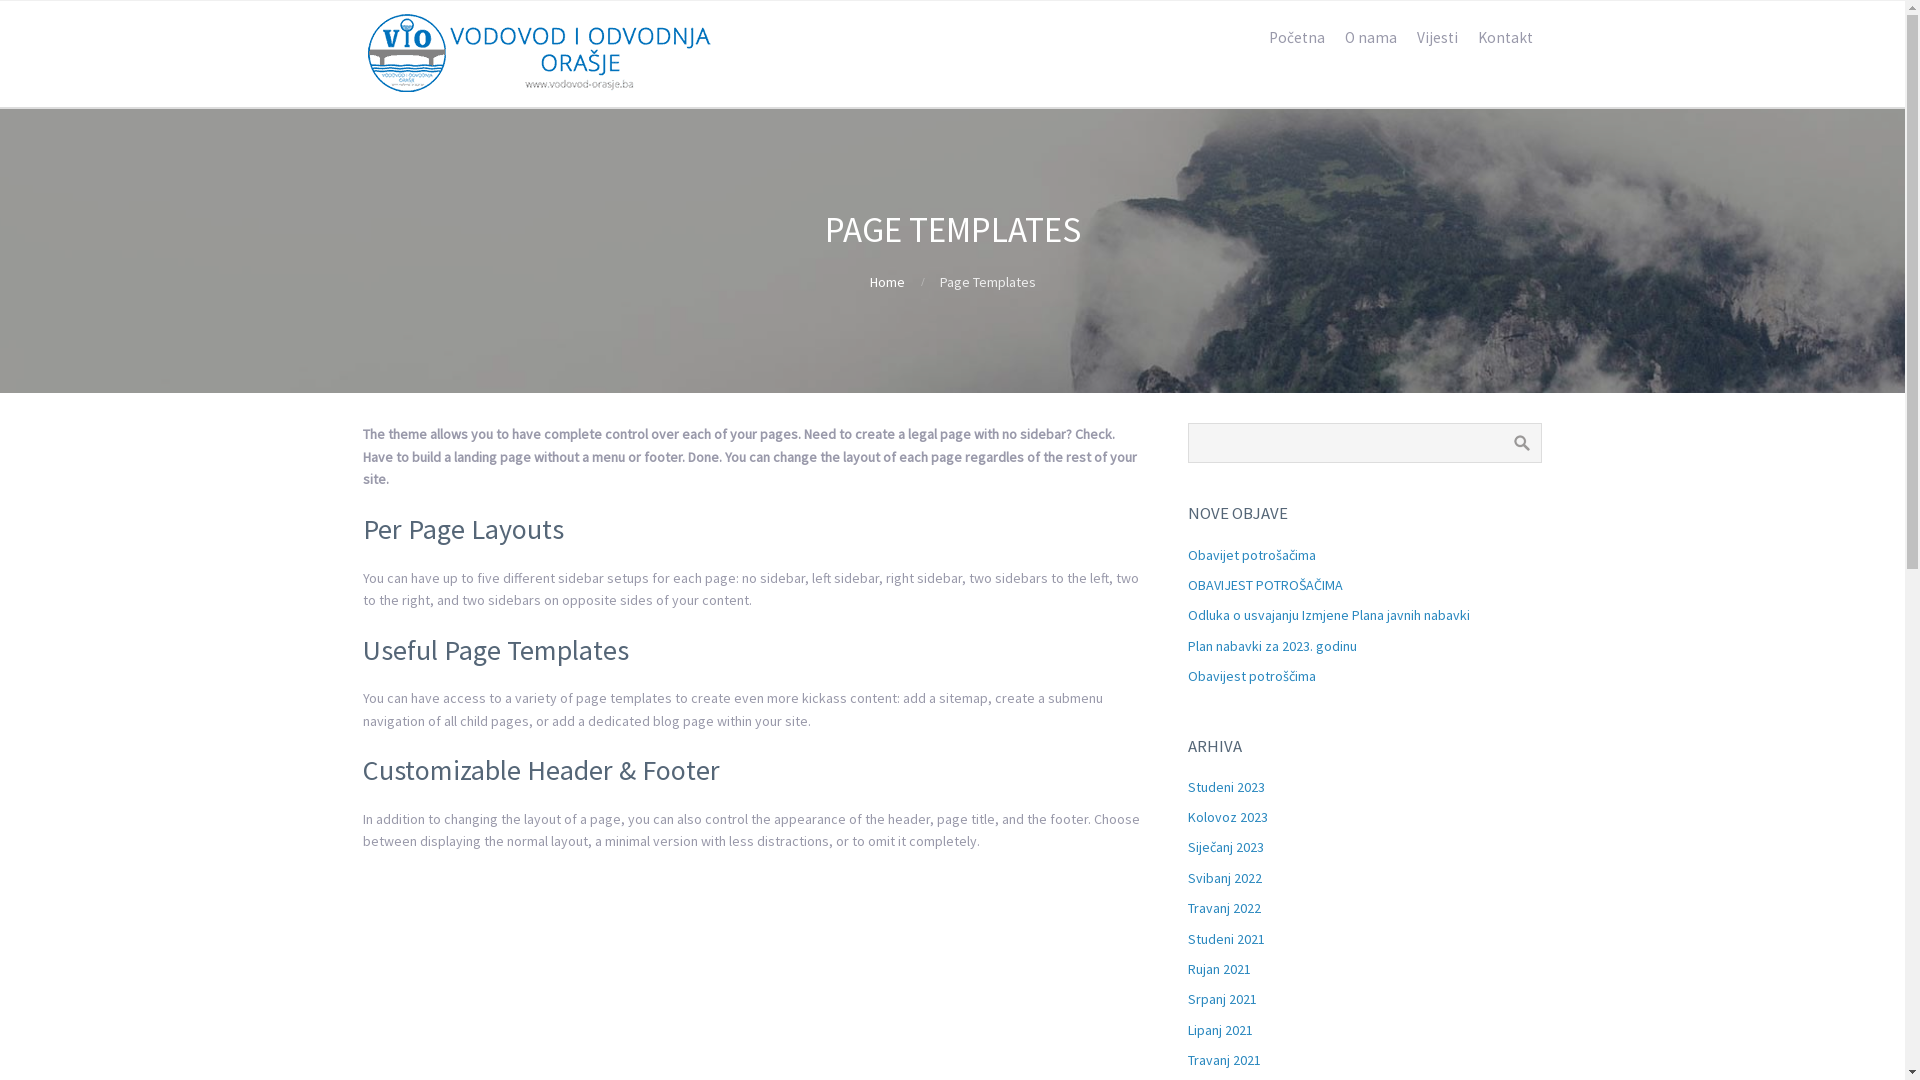 This screenshot has width=1920, height=1080. Describe the element at coordinates (1223, 1059) in the screenshot. I see `'Travanj 2021'` at that location.